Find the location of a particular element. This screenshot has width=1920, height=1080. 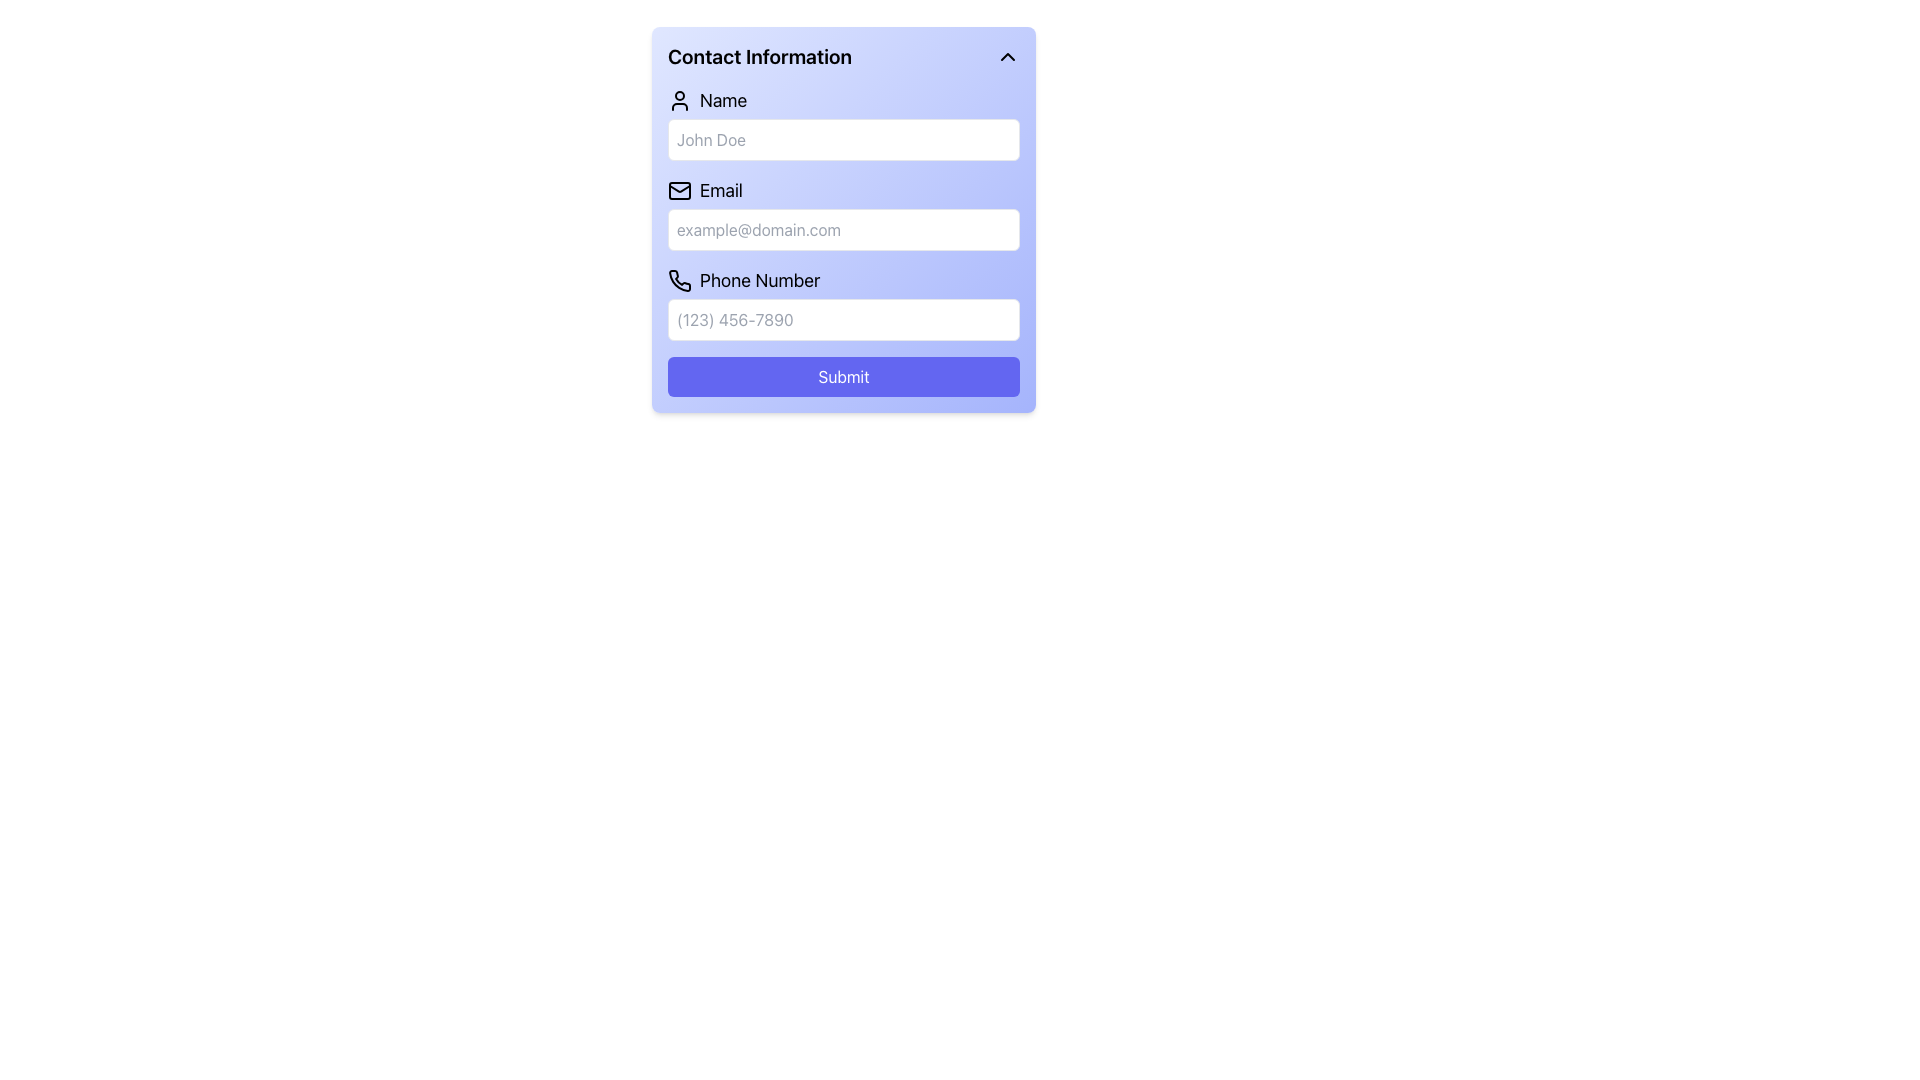

the telephone handset icon located to the left of the 'Phone Number' label in the contact form is located at coordinates (680, 281).